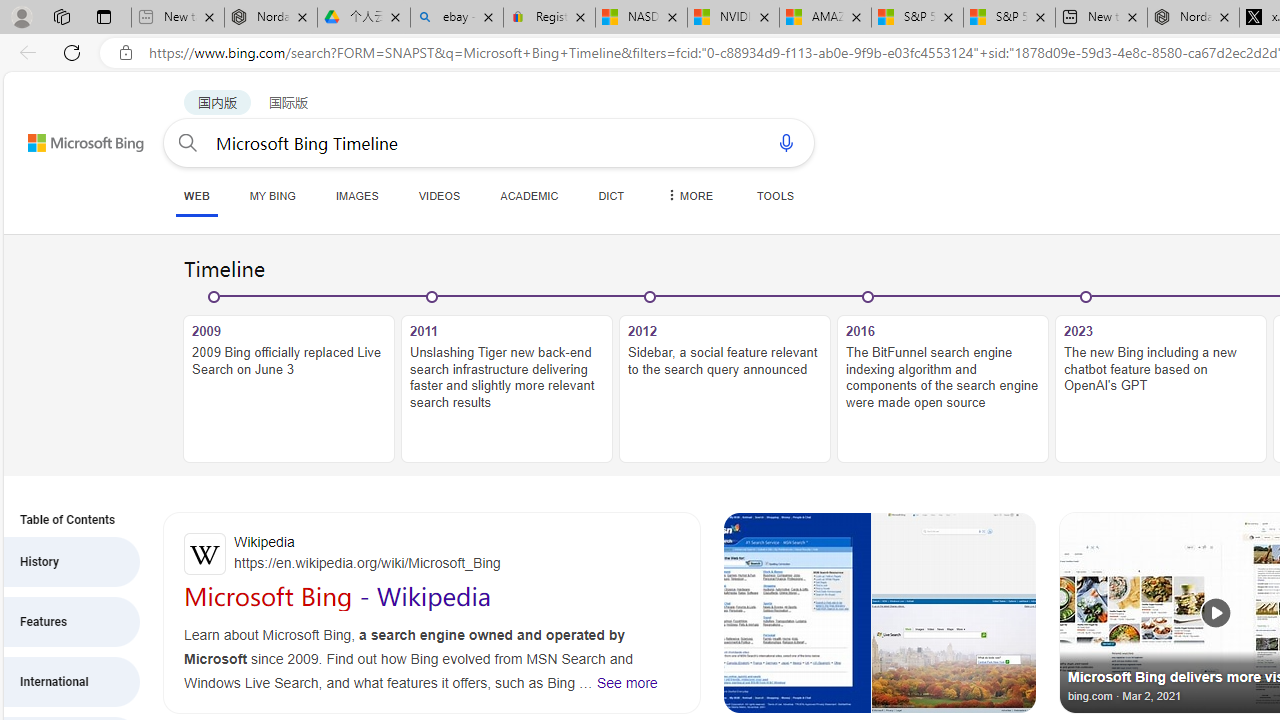  What do you see at coordinates (549, 17) in the screenshot?
I see `'Register: Create a personal eBay account'` at bounding box center [549, 17].